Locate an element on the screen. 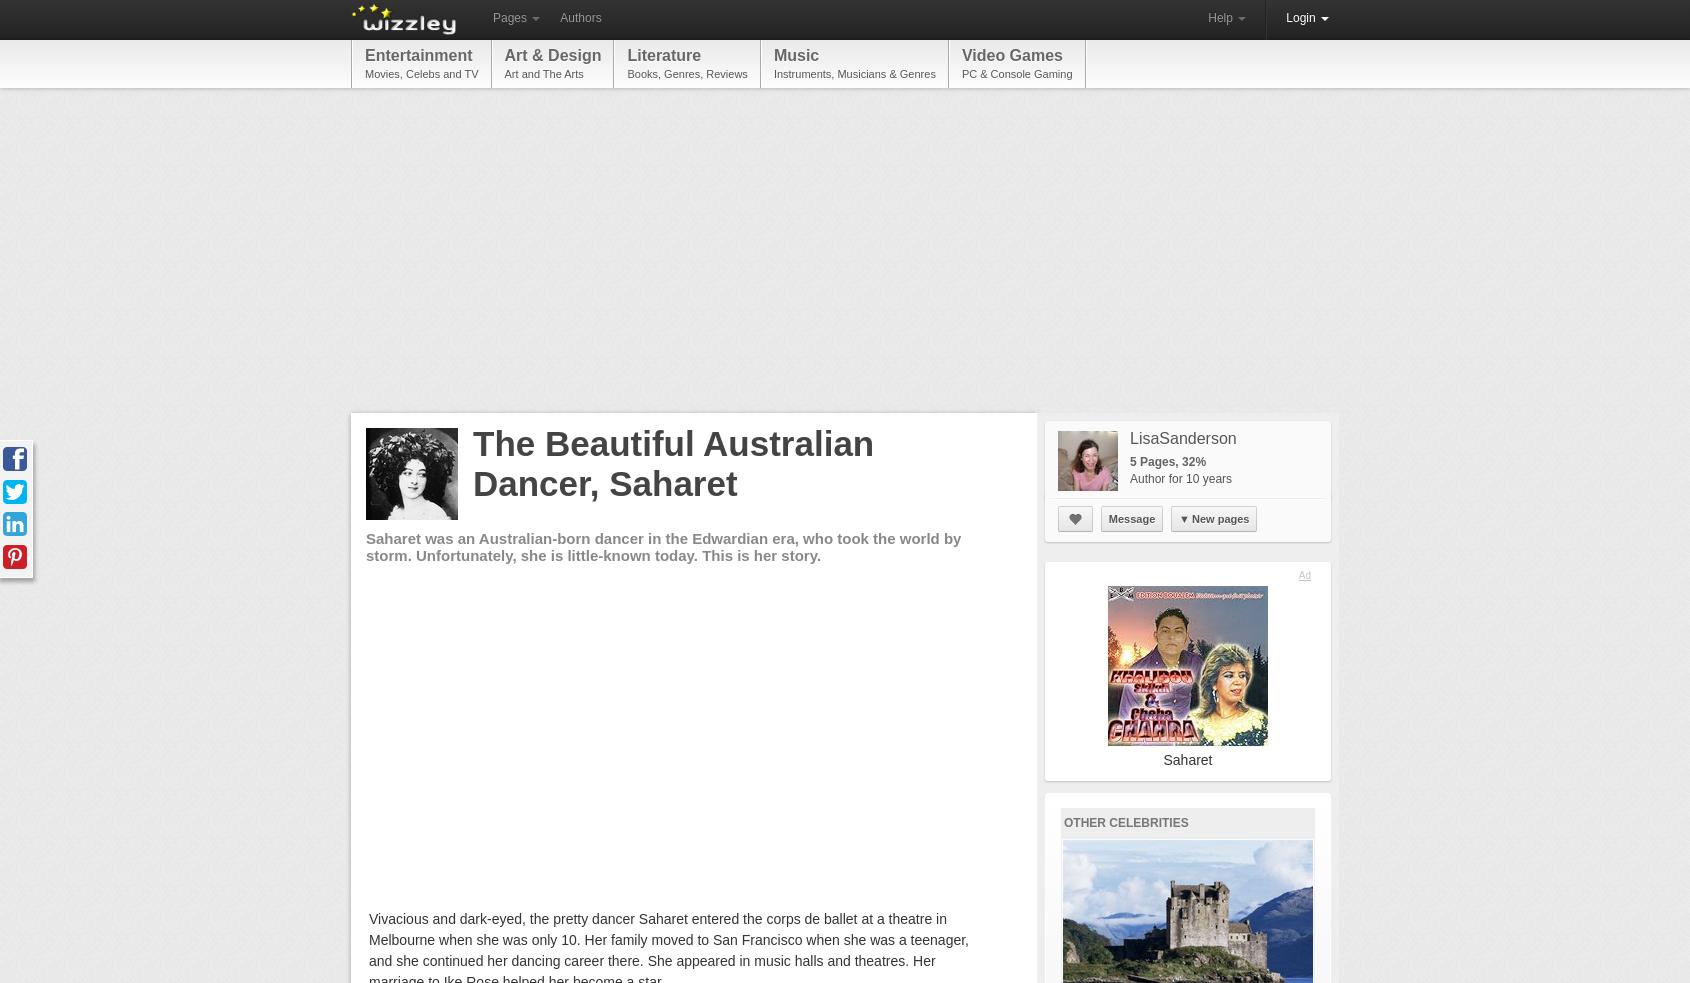  'katiem2' is located at coordinates (1208, 856).